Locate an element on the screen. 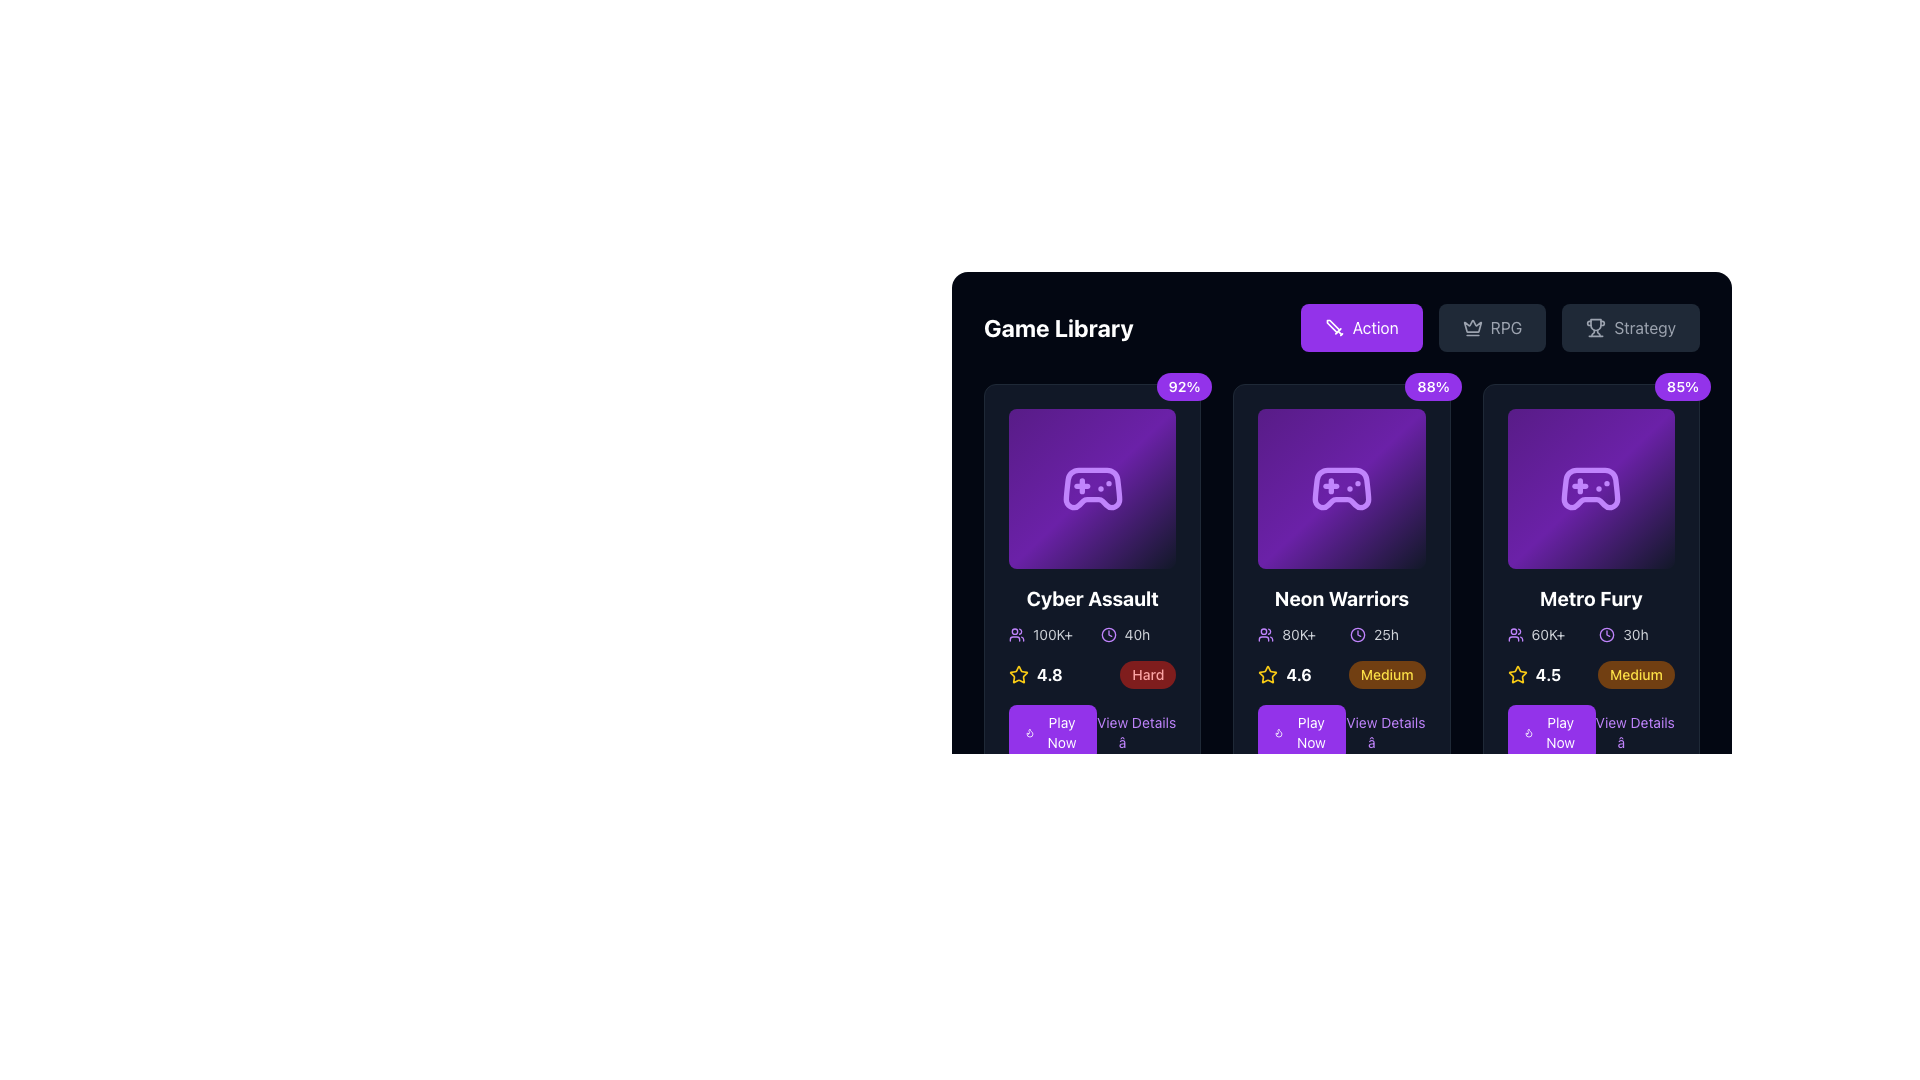 The width and height of the screenshot is (1920, 1080). informational text displaying '100K+' and '40h' with associated icons, located under the title 'Cyber Assault' is located at coordinates (1091, 635).